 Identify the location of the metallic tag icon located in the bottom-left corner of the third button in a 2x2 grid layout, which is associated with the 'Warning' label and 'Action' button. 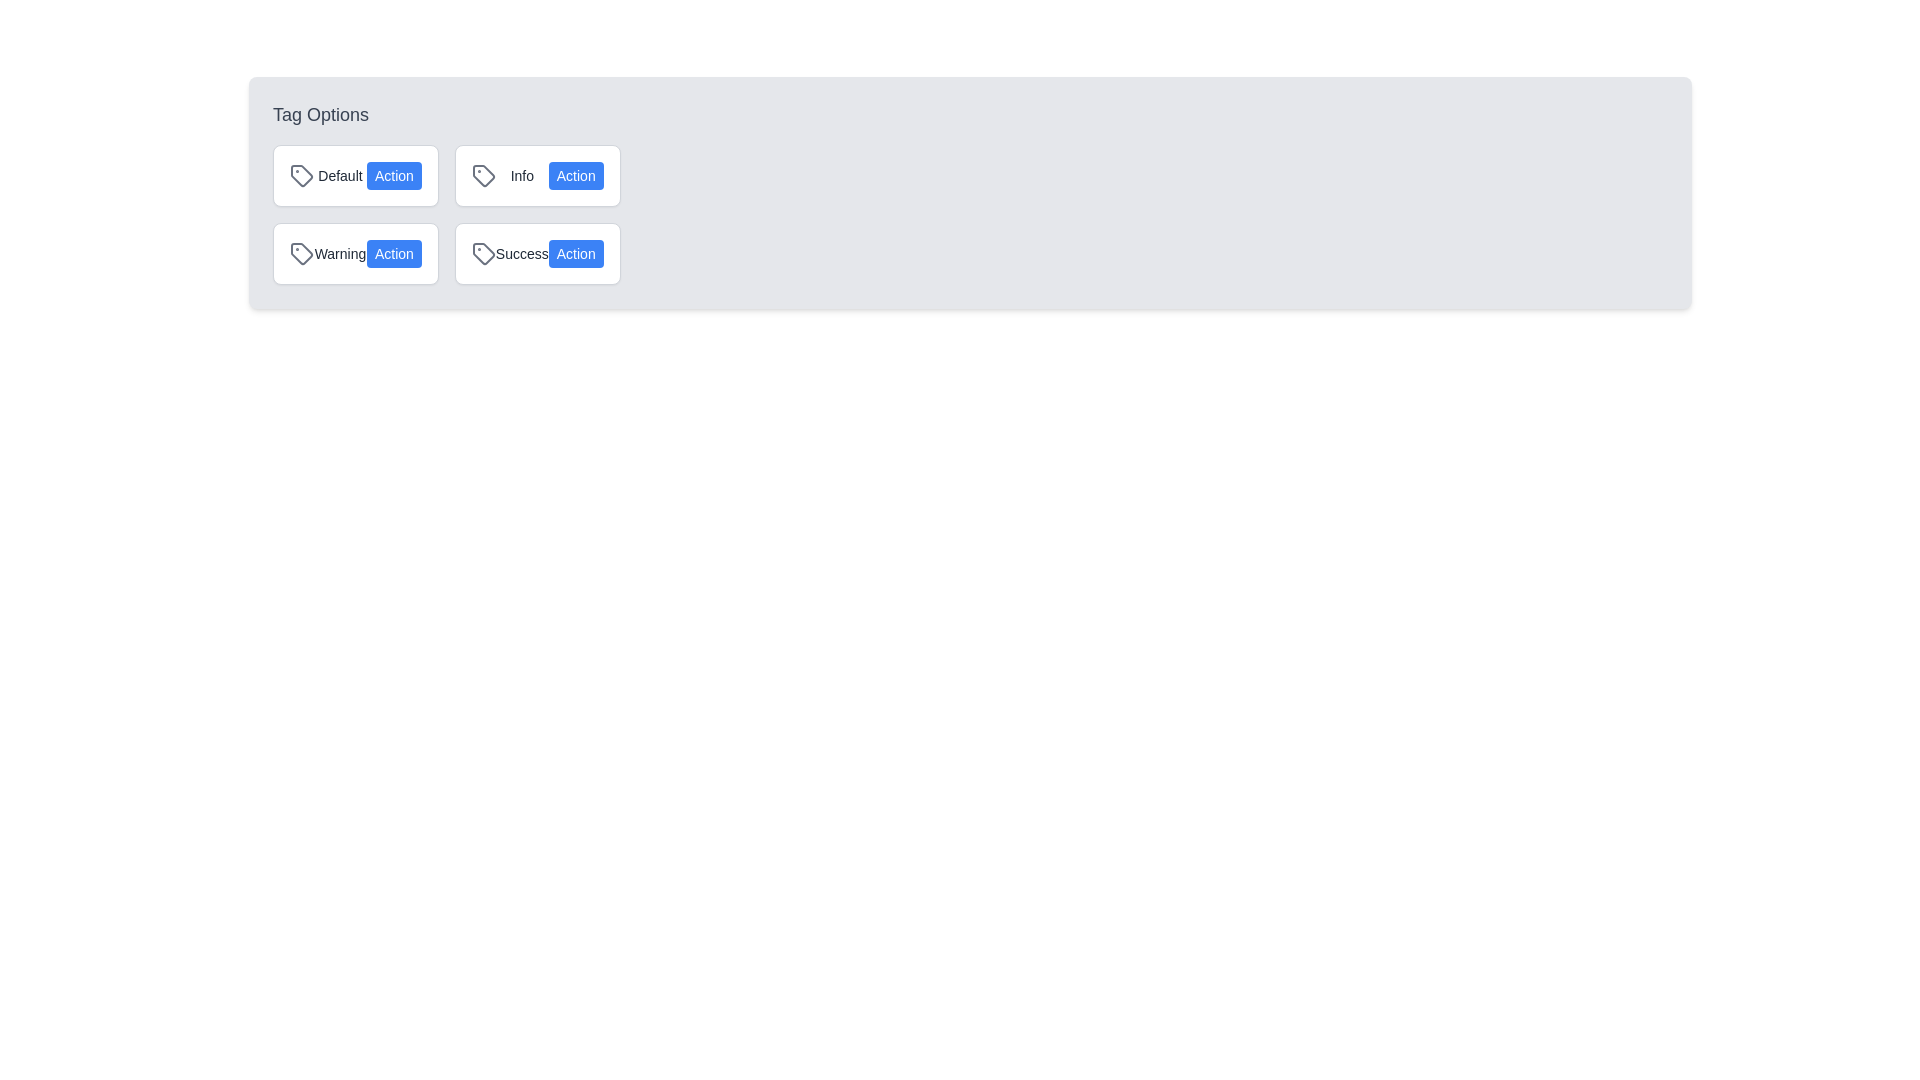
(301, 253).